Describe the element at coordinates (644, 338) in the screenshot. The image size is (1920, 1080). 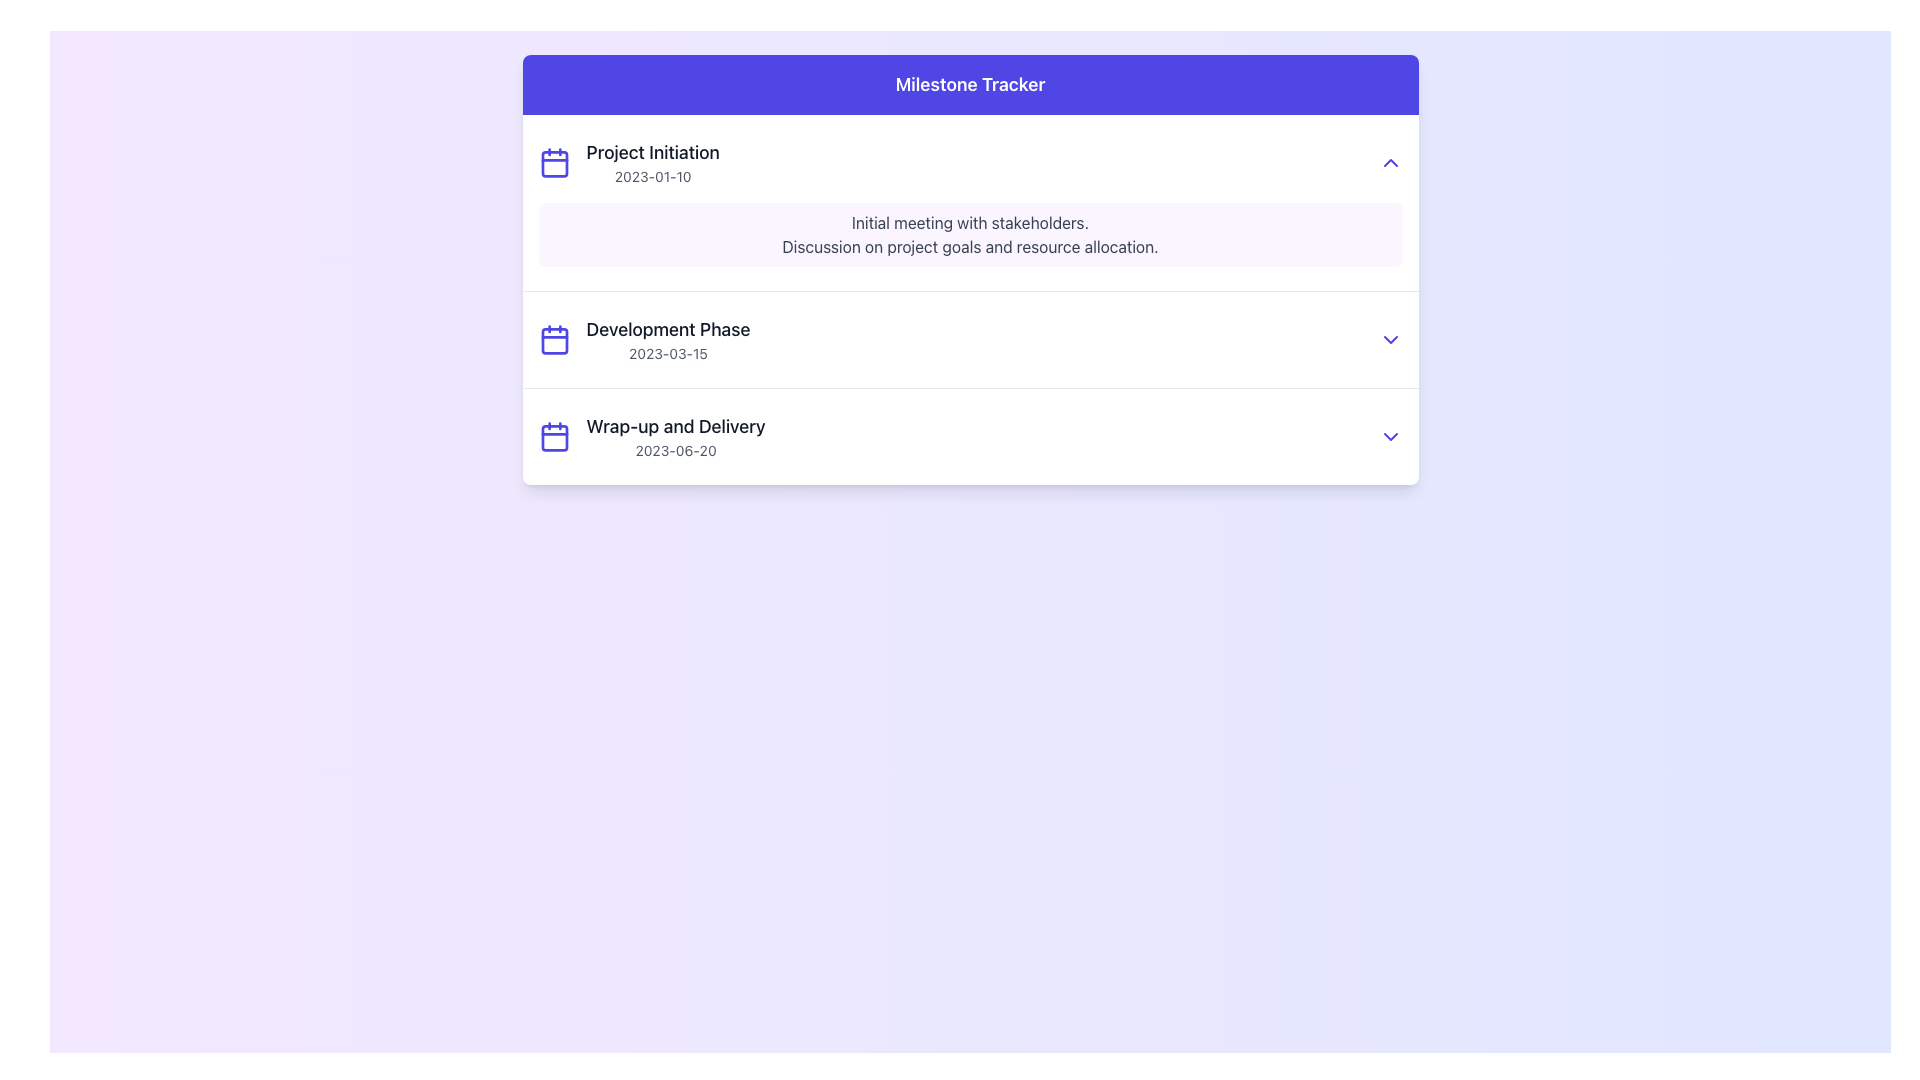
I see `to select the 'Development Phase' list item, which is the second entry in the milestones list, featuring a bold label and an indigo calendar icon` at that location.